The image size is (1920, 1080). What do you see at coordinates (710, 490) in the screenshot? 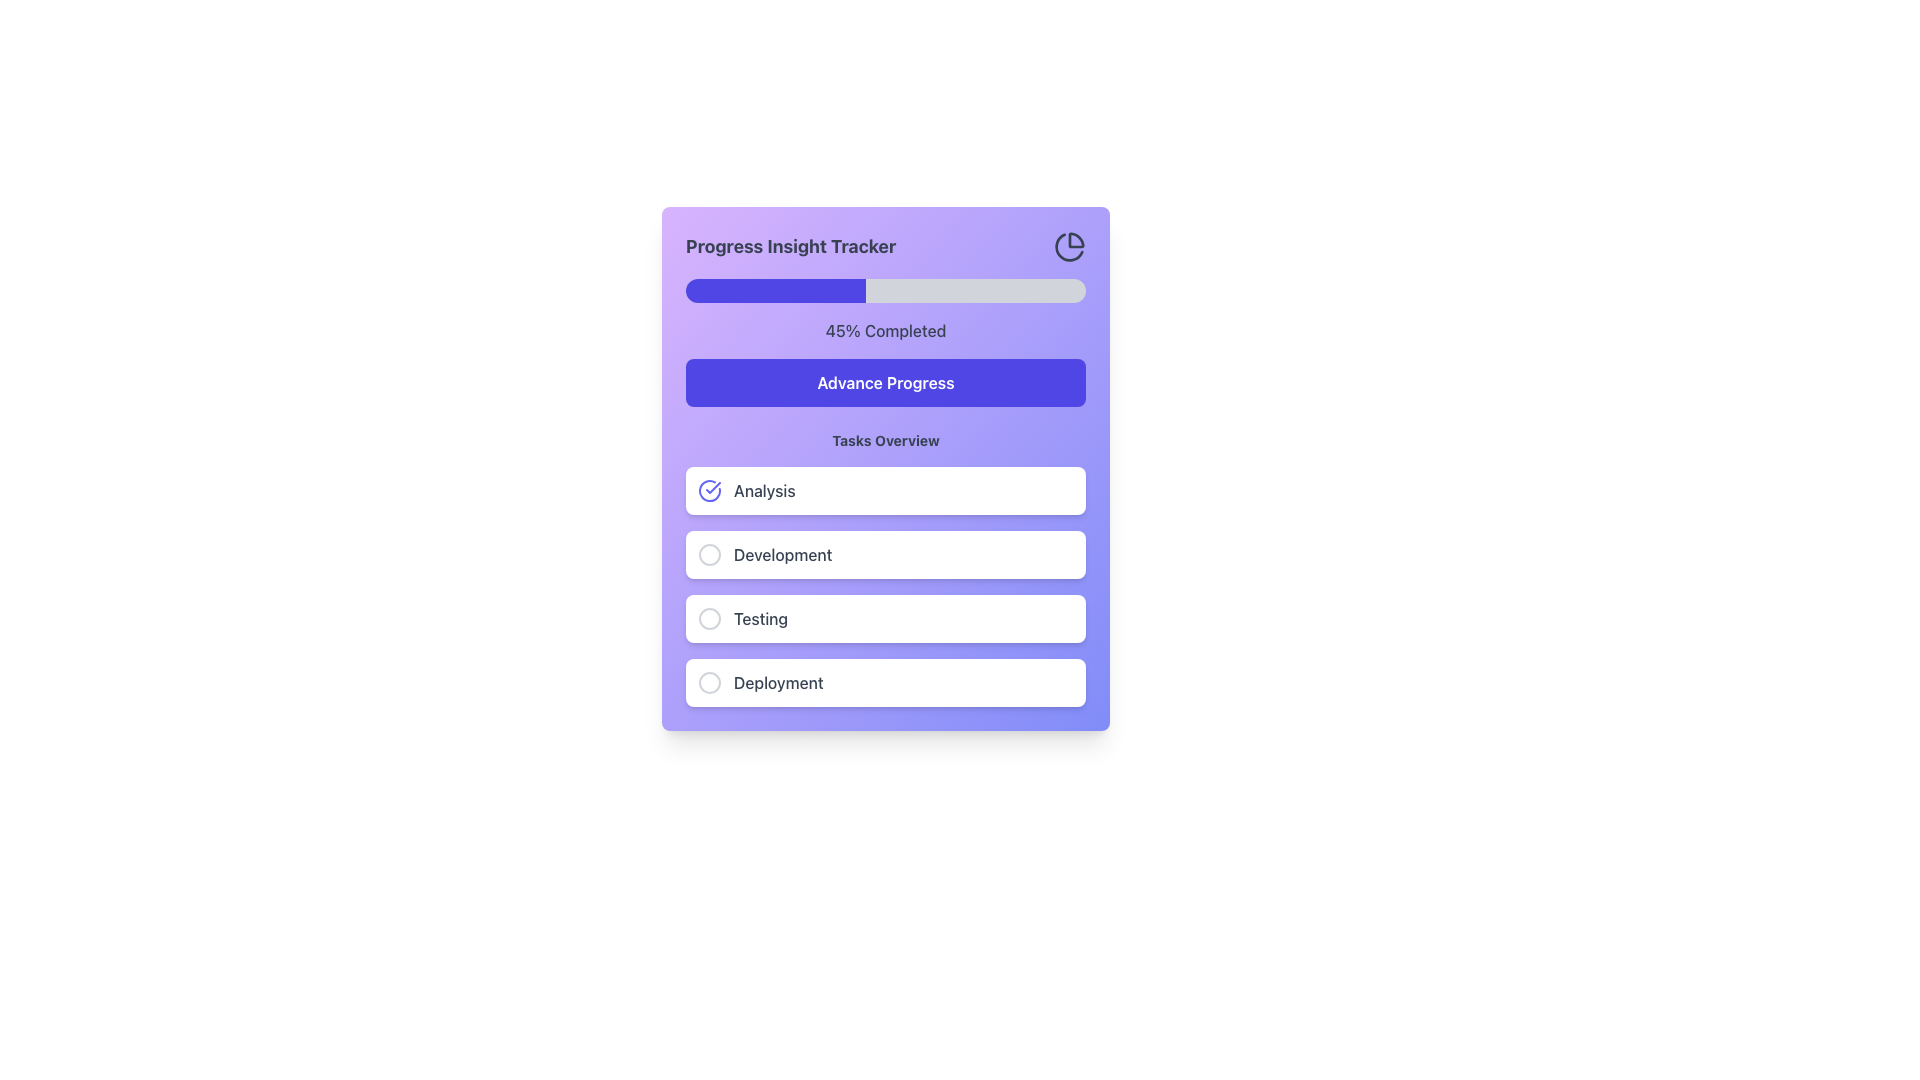
I see `the checkmark icon within a circle located adjacent to the 'Analysis' label` at bounding box center [710, 490].